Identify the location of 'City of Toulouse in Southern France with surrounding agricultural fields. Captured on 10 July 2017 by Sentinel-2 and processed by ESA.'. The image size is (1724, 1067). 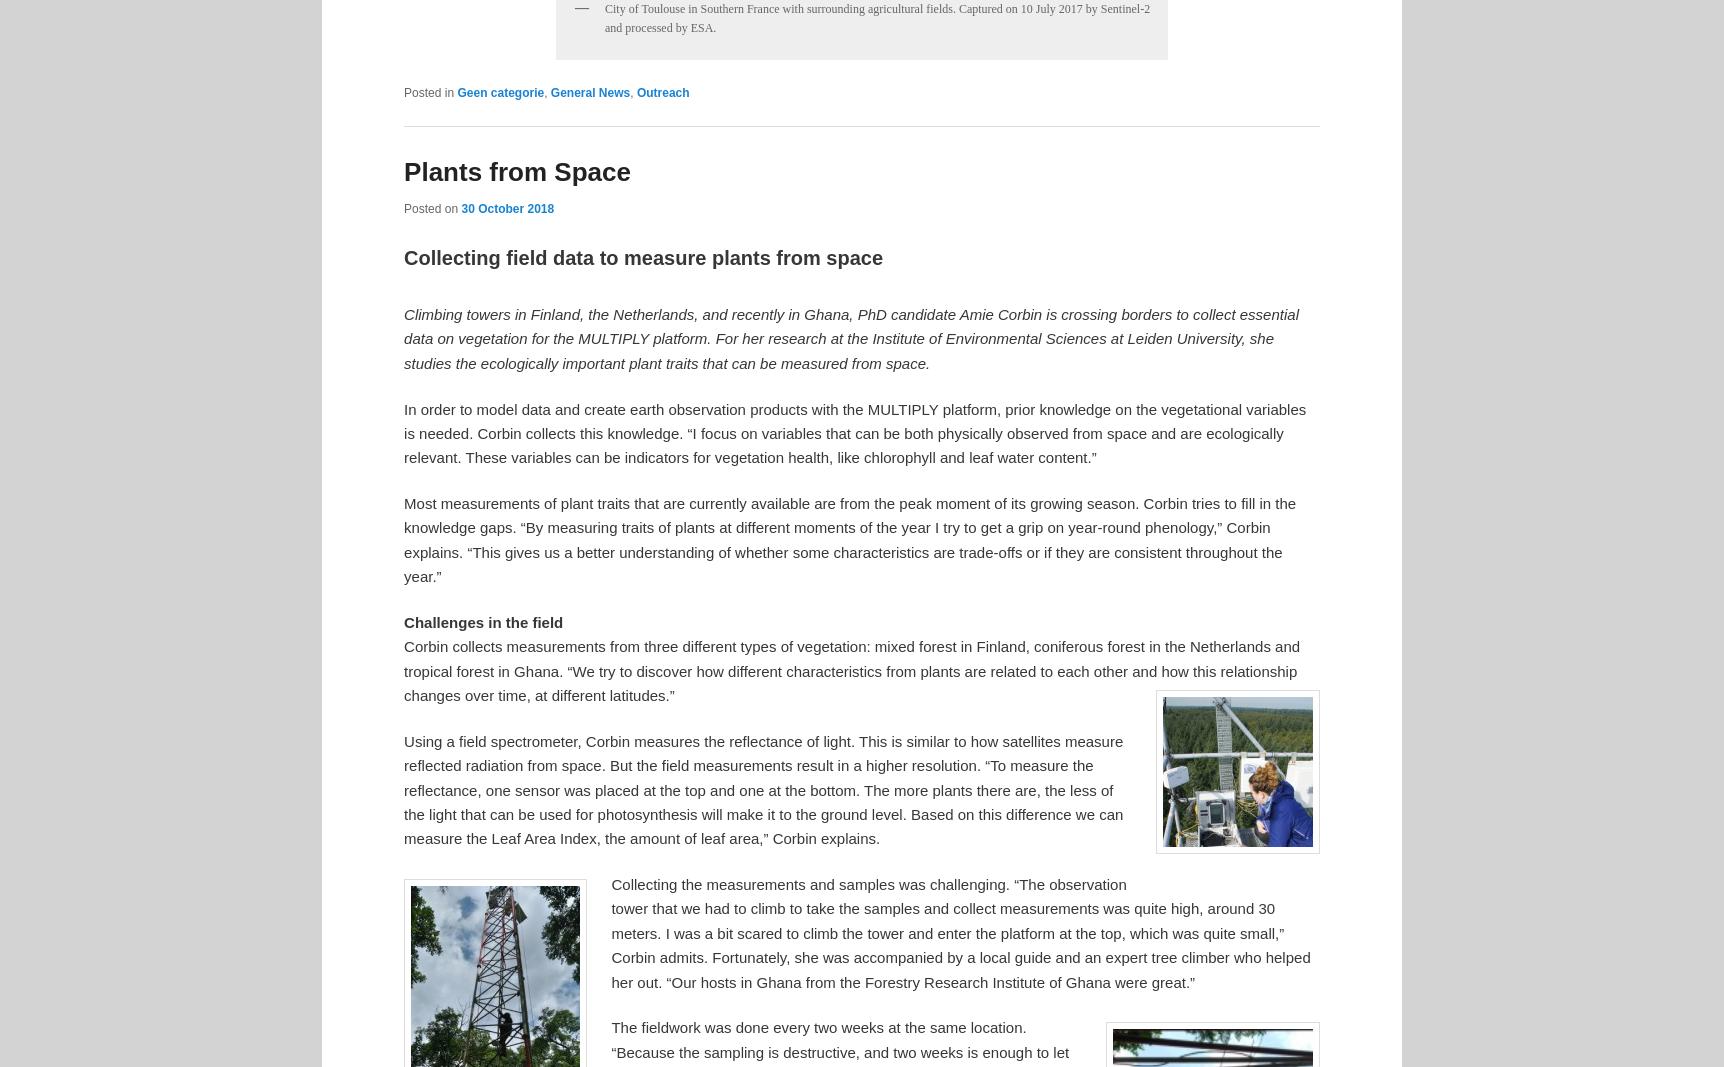
(604, 17).